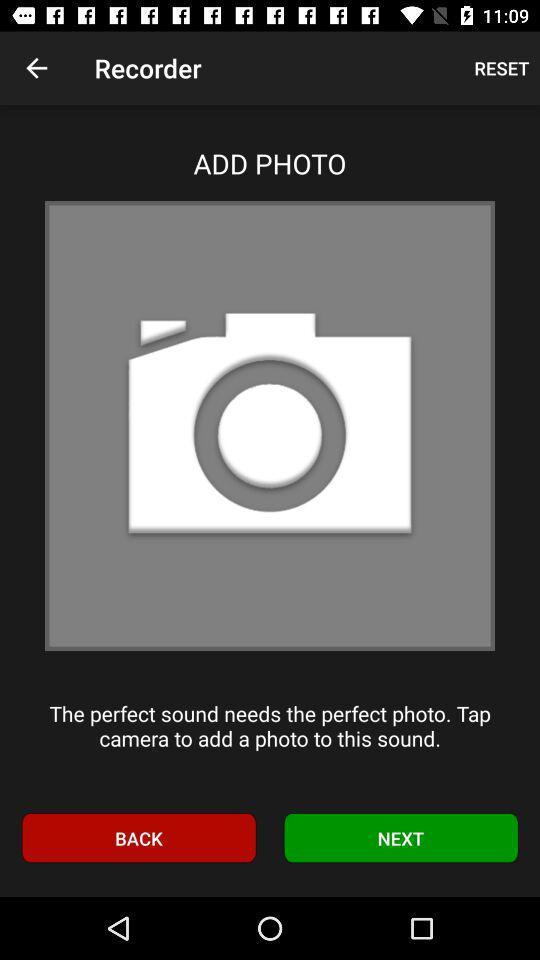 This screenshot has width=540, height=960. I want to click on next, so click(401, 838).